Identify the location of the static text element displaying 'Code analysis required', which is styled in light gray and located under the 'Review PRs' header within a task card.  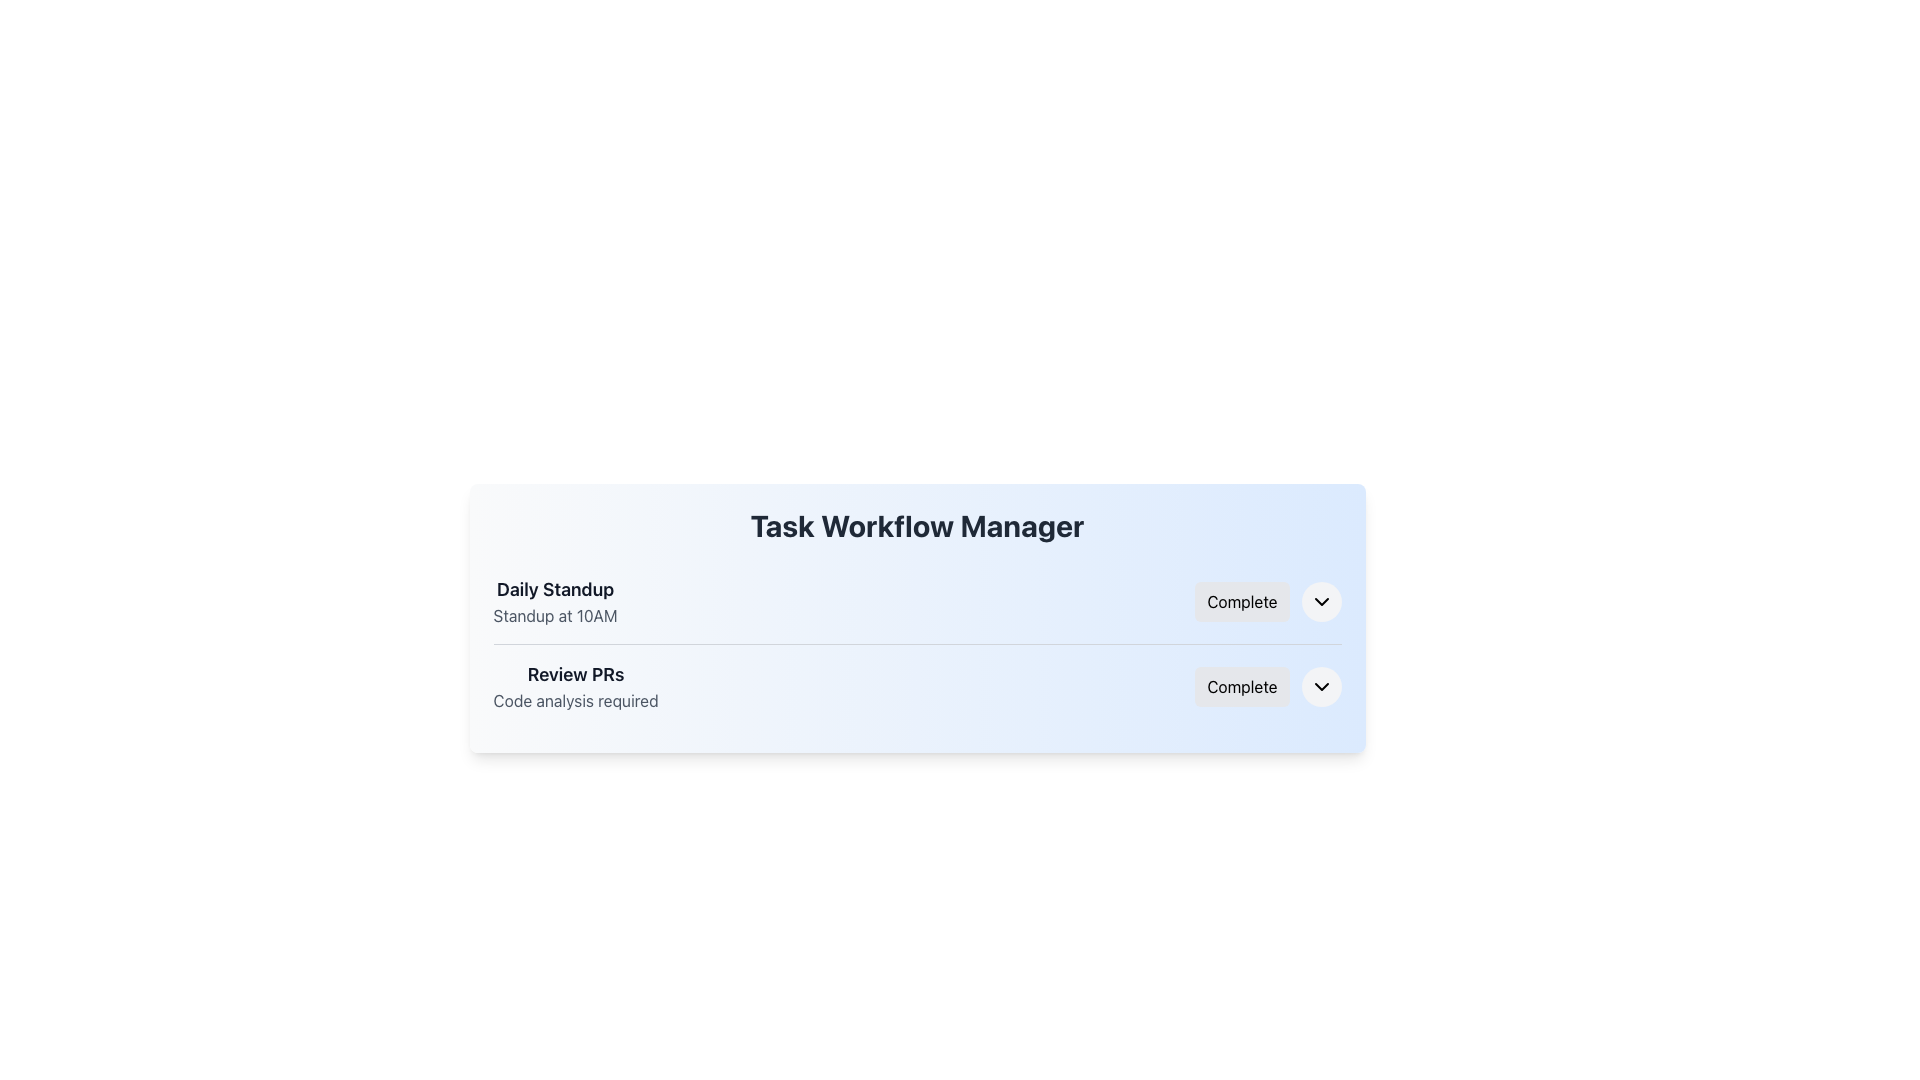
(575, 700).